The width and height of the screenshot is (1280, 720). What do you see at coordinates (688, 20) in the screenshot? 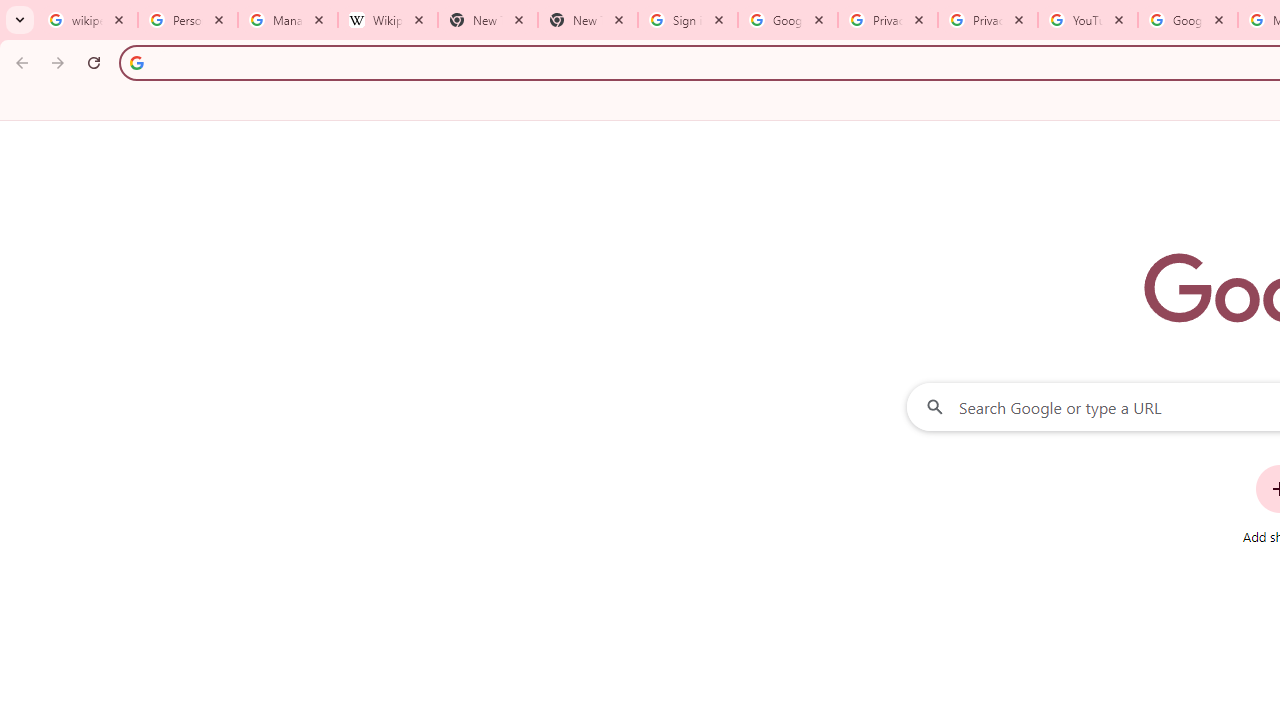
I see `'Sign in - Google Accounts'` at bounding box center [688, 20].